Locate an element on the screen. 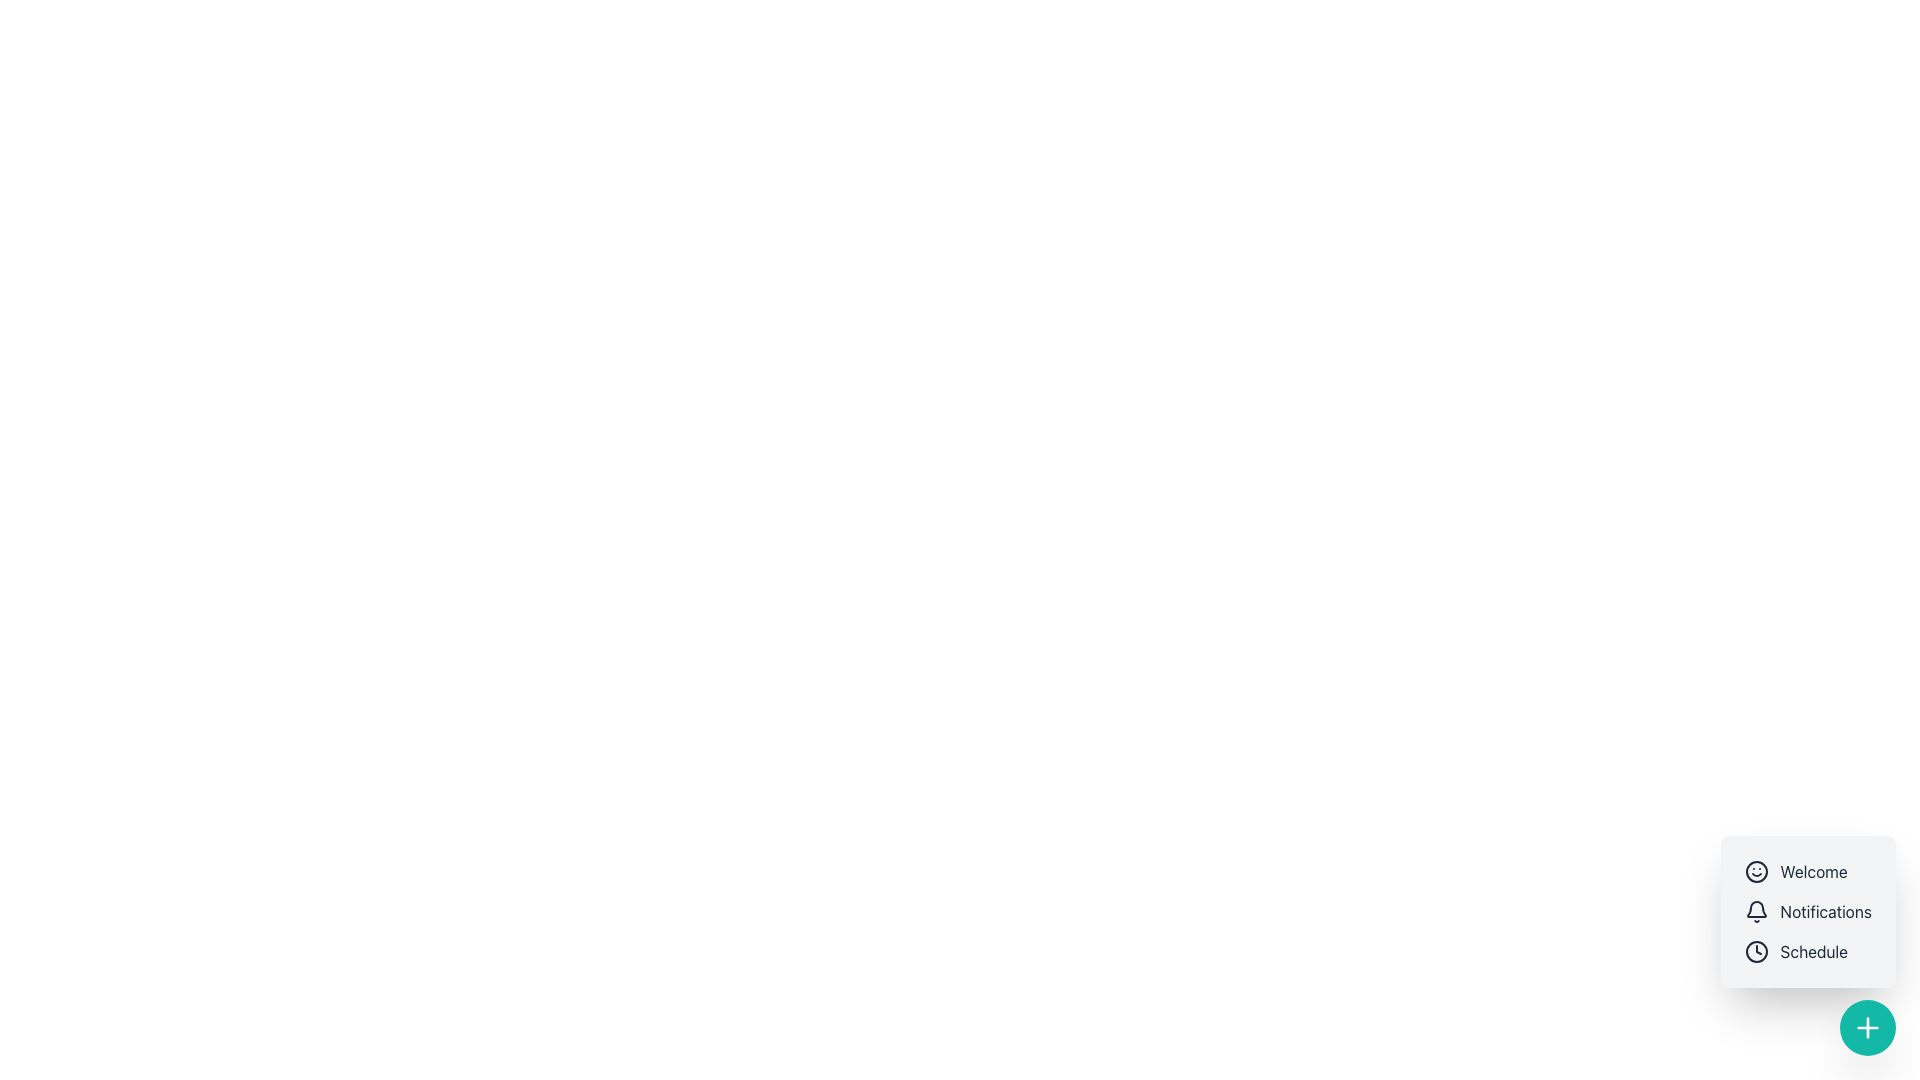  text from the label indicating functionality or section related to scheduling, located at the bottom-right corner of the interface, under 'Welcome' and 'Notifications', and to the right of a clock icon is located at coordinates (1814, 951).